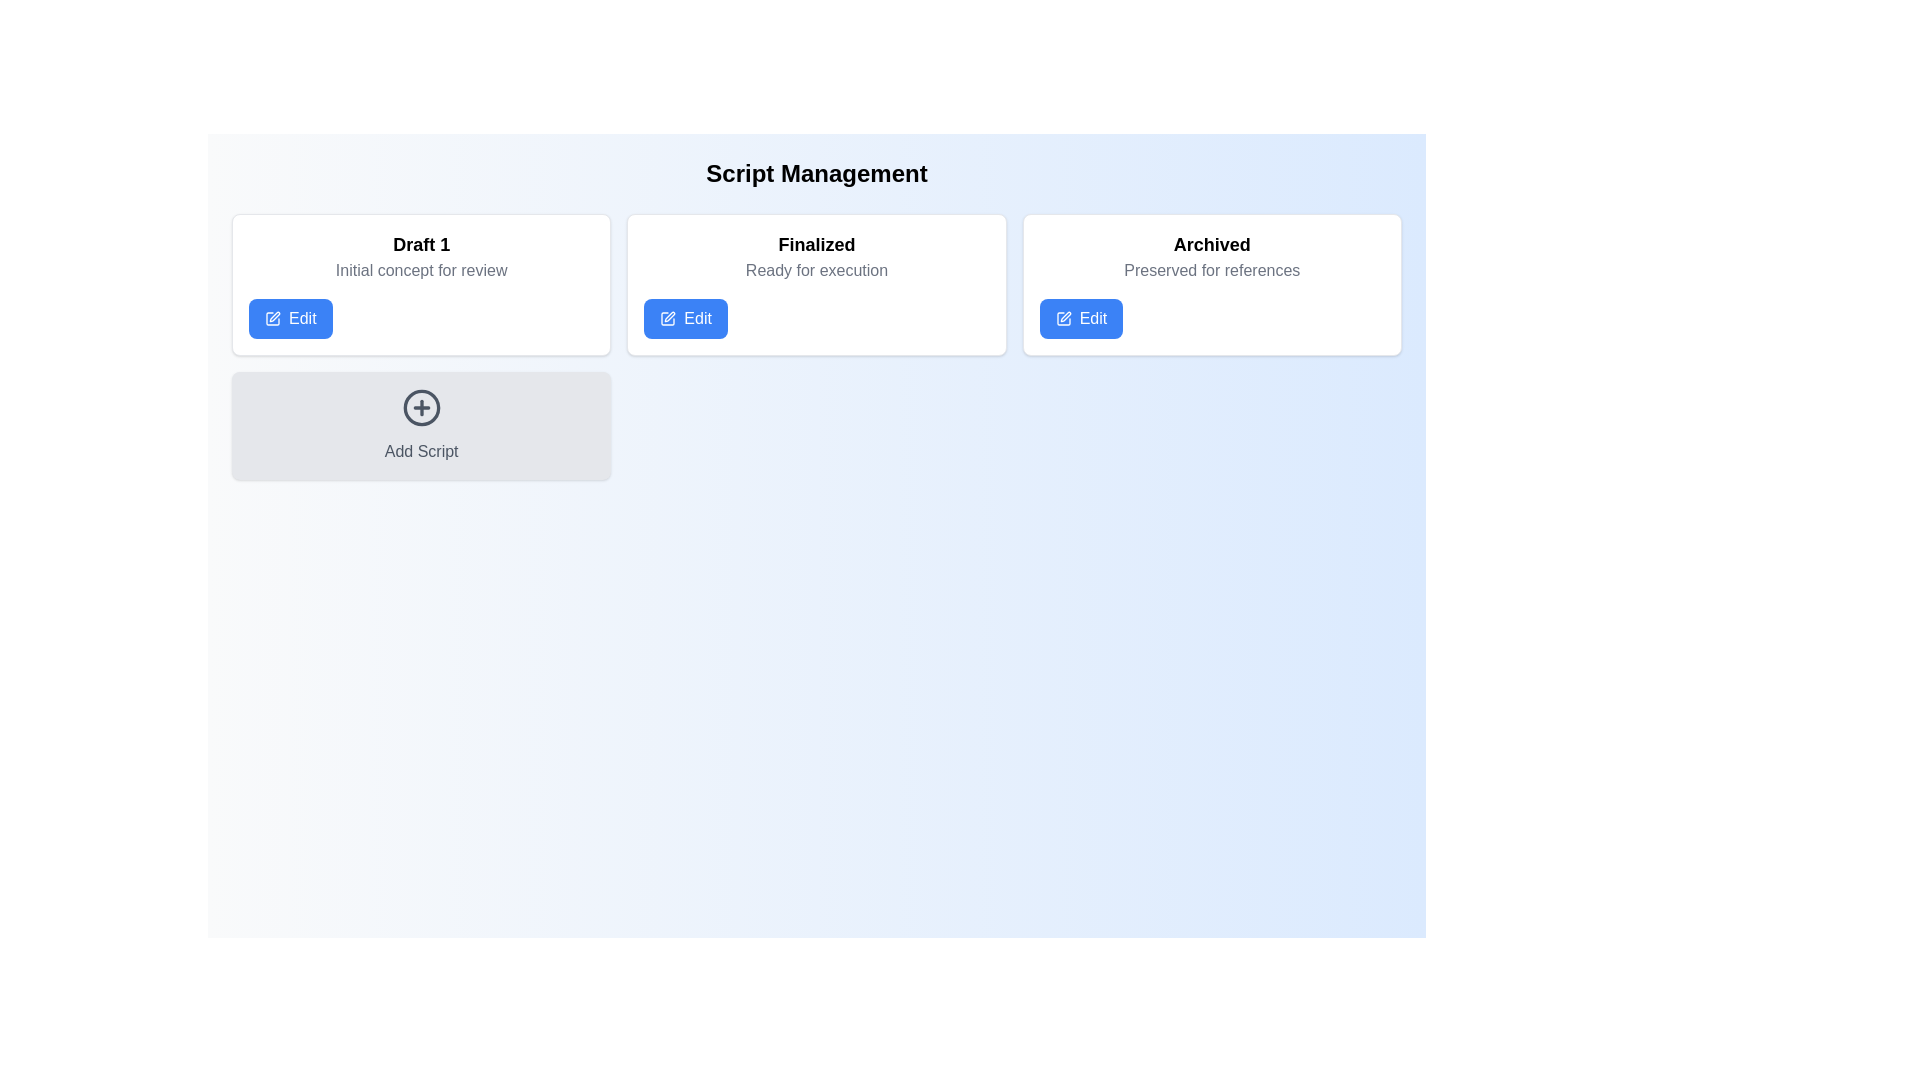 This screenshot has width=1920, height=1080. What do you see at coordinates (816, 244) in the screenshot?
I see `the 'Finalized' text label located in the top row of the second column, which signifies that the section has achieved a 'Finalized' state` at bounding box center [816, 244].